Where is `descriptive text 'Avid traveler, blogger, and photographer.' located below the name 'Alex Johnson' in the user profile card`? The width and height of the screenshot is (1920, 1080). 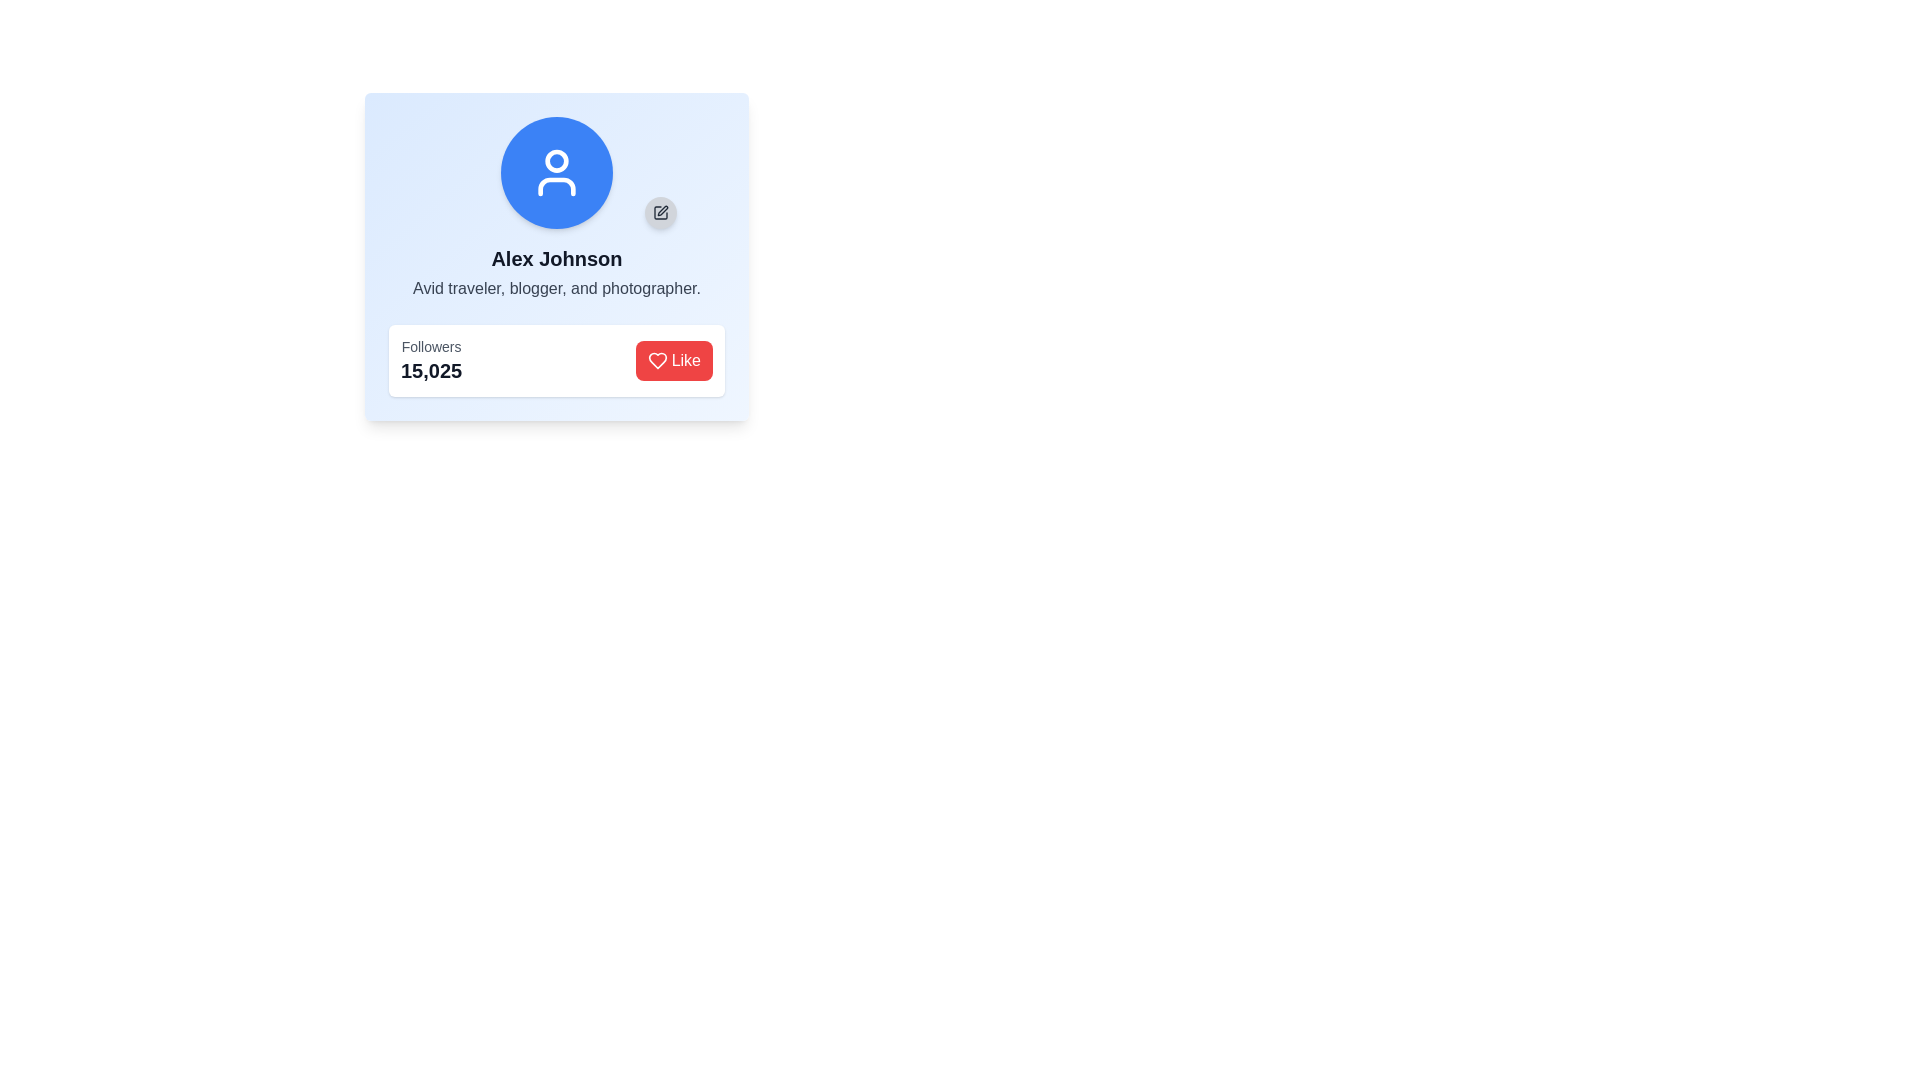
descriptive text 'Avid traveler, blogger, and photographer.' located below the name 'Alex Johnson' in the user profile card is located at coordinates (556, 289).